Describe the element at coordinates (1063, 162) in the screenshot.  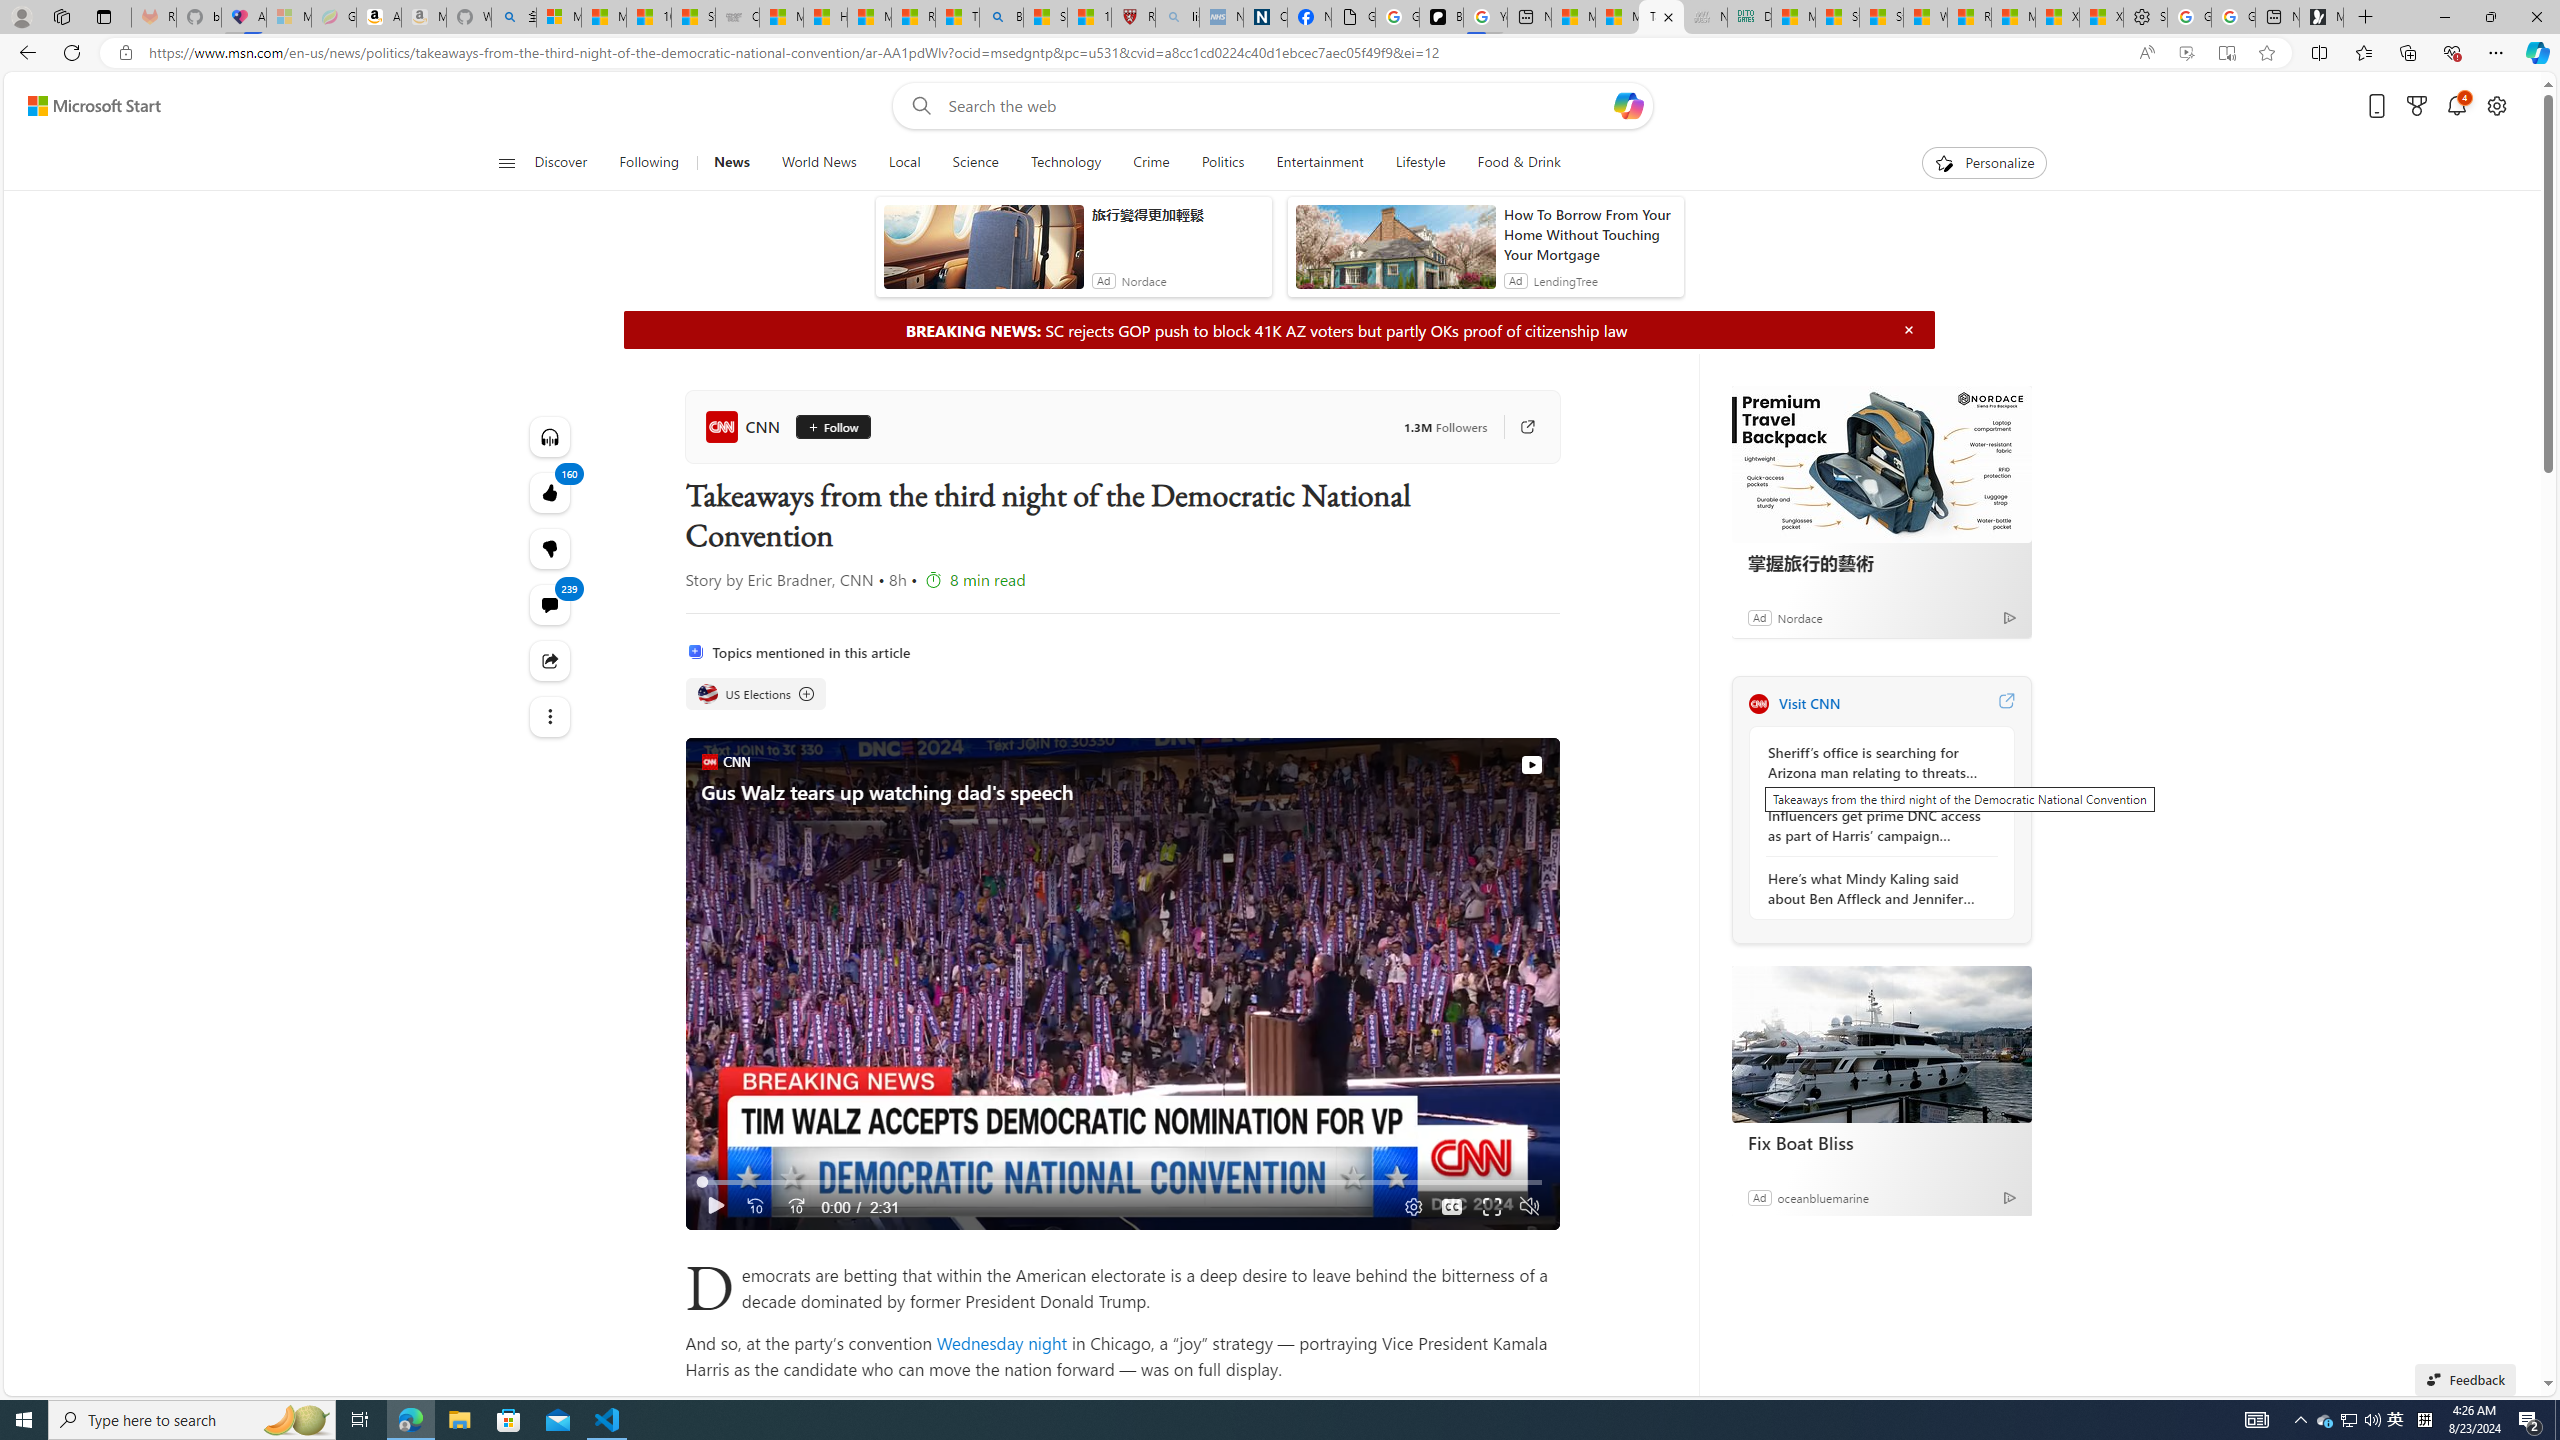
I see `'Technology'` at that location.